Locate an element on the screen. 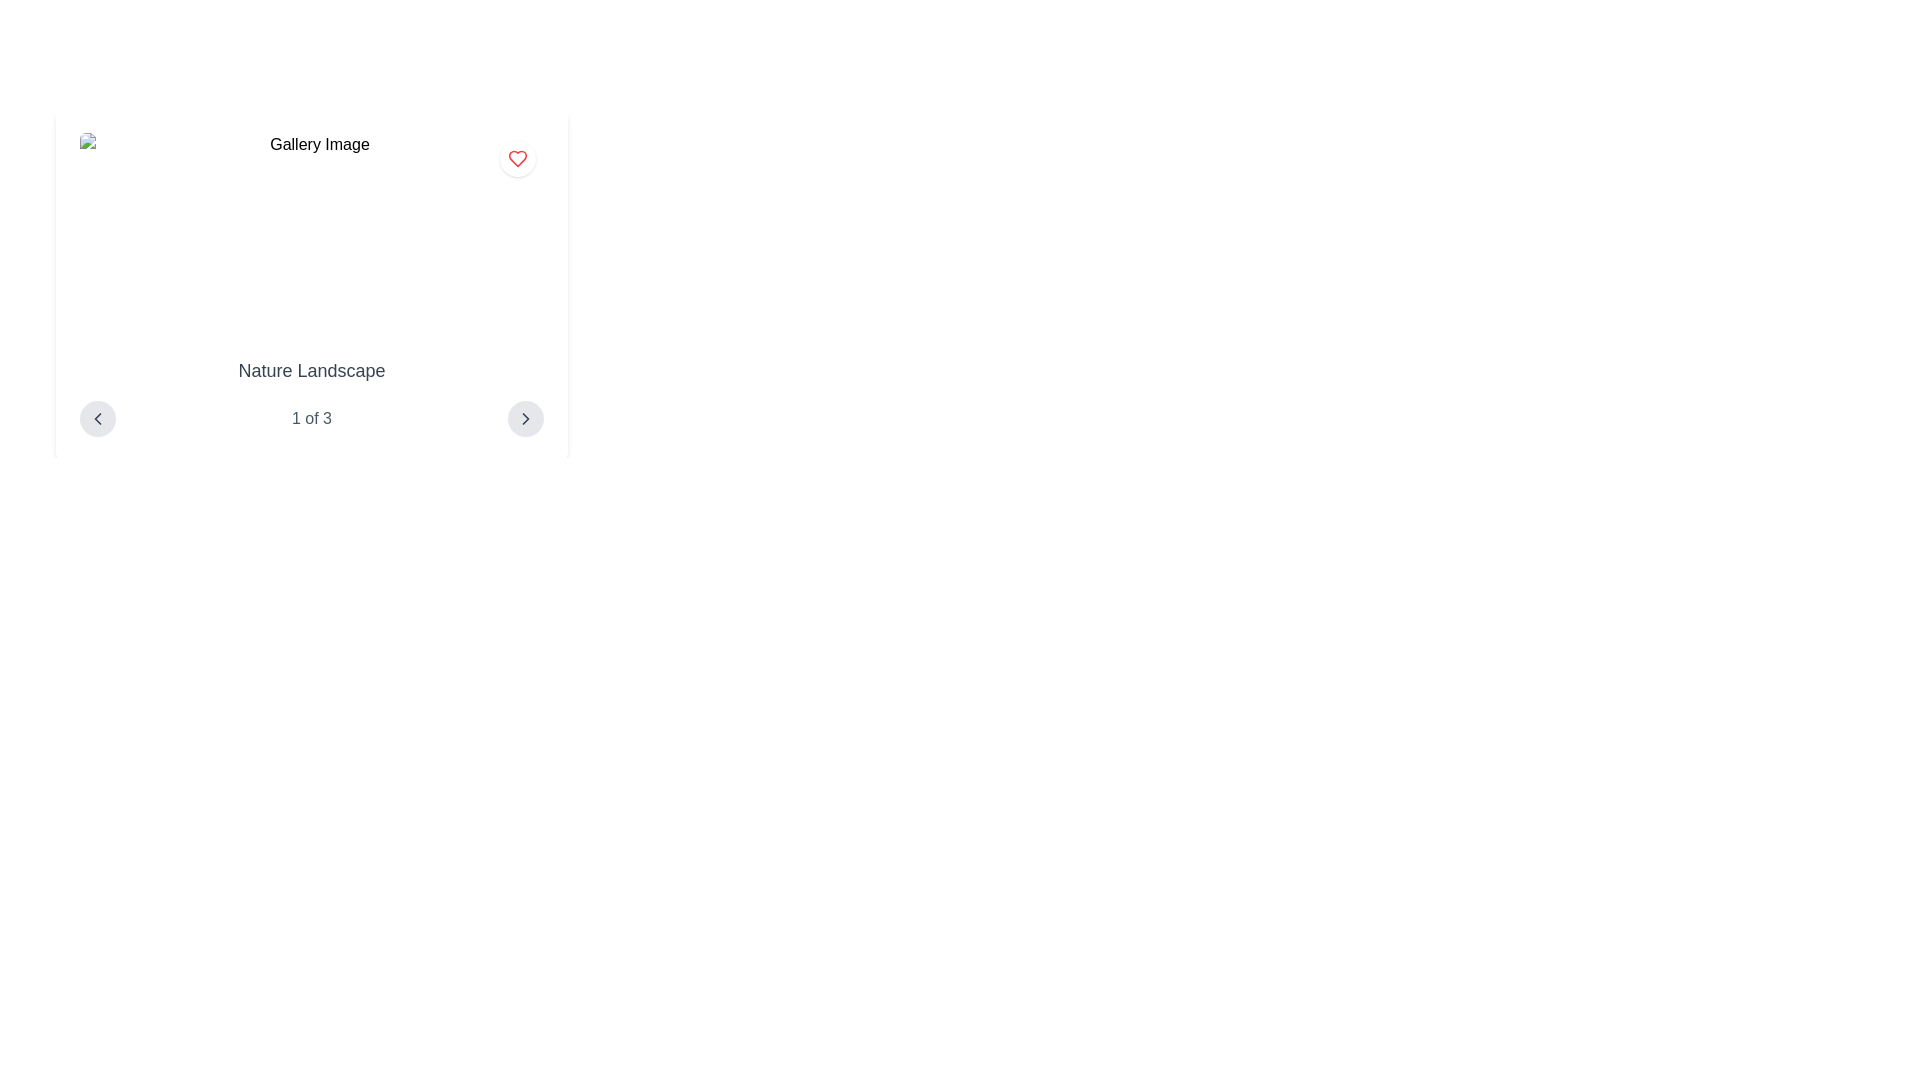 Image resolution: width=1920 pixels, height=1080 pixels. the left navigation chevron icon located within a circular button in the bottom-left corner of the card is located at coordinates (96, 418).